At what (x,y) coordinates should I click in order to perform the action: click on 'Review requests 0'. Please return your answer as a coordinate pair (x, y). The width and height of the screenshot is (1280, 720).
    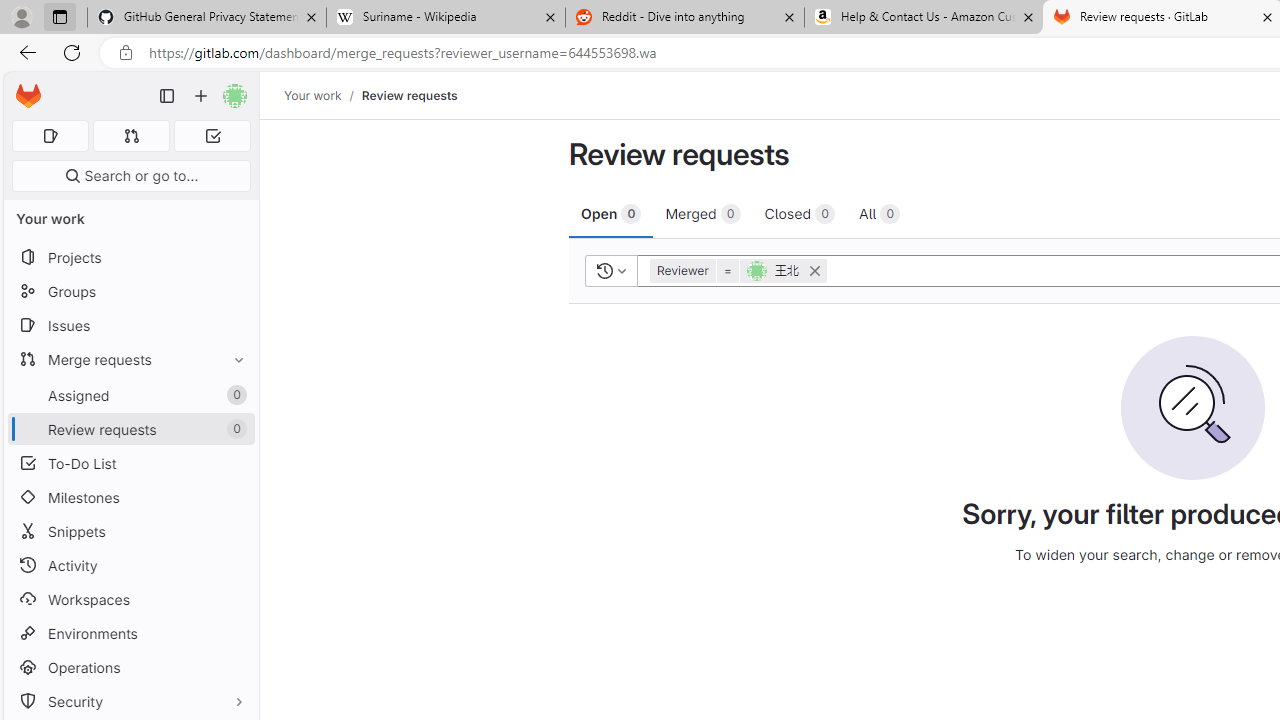
    Looking at the image, I should click on (130, 428).